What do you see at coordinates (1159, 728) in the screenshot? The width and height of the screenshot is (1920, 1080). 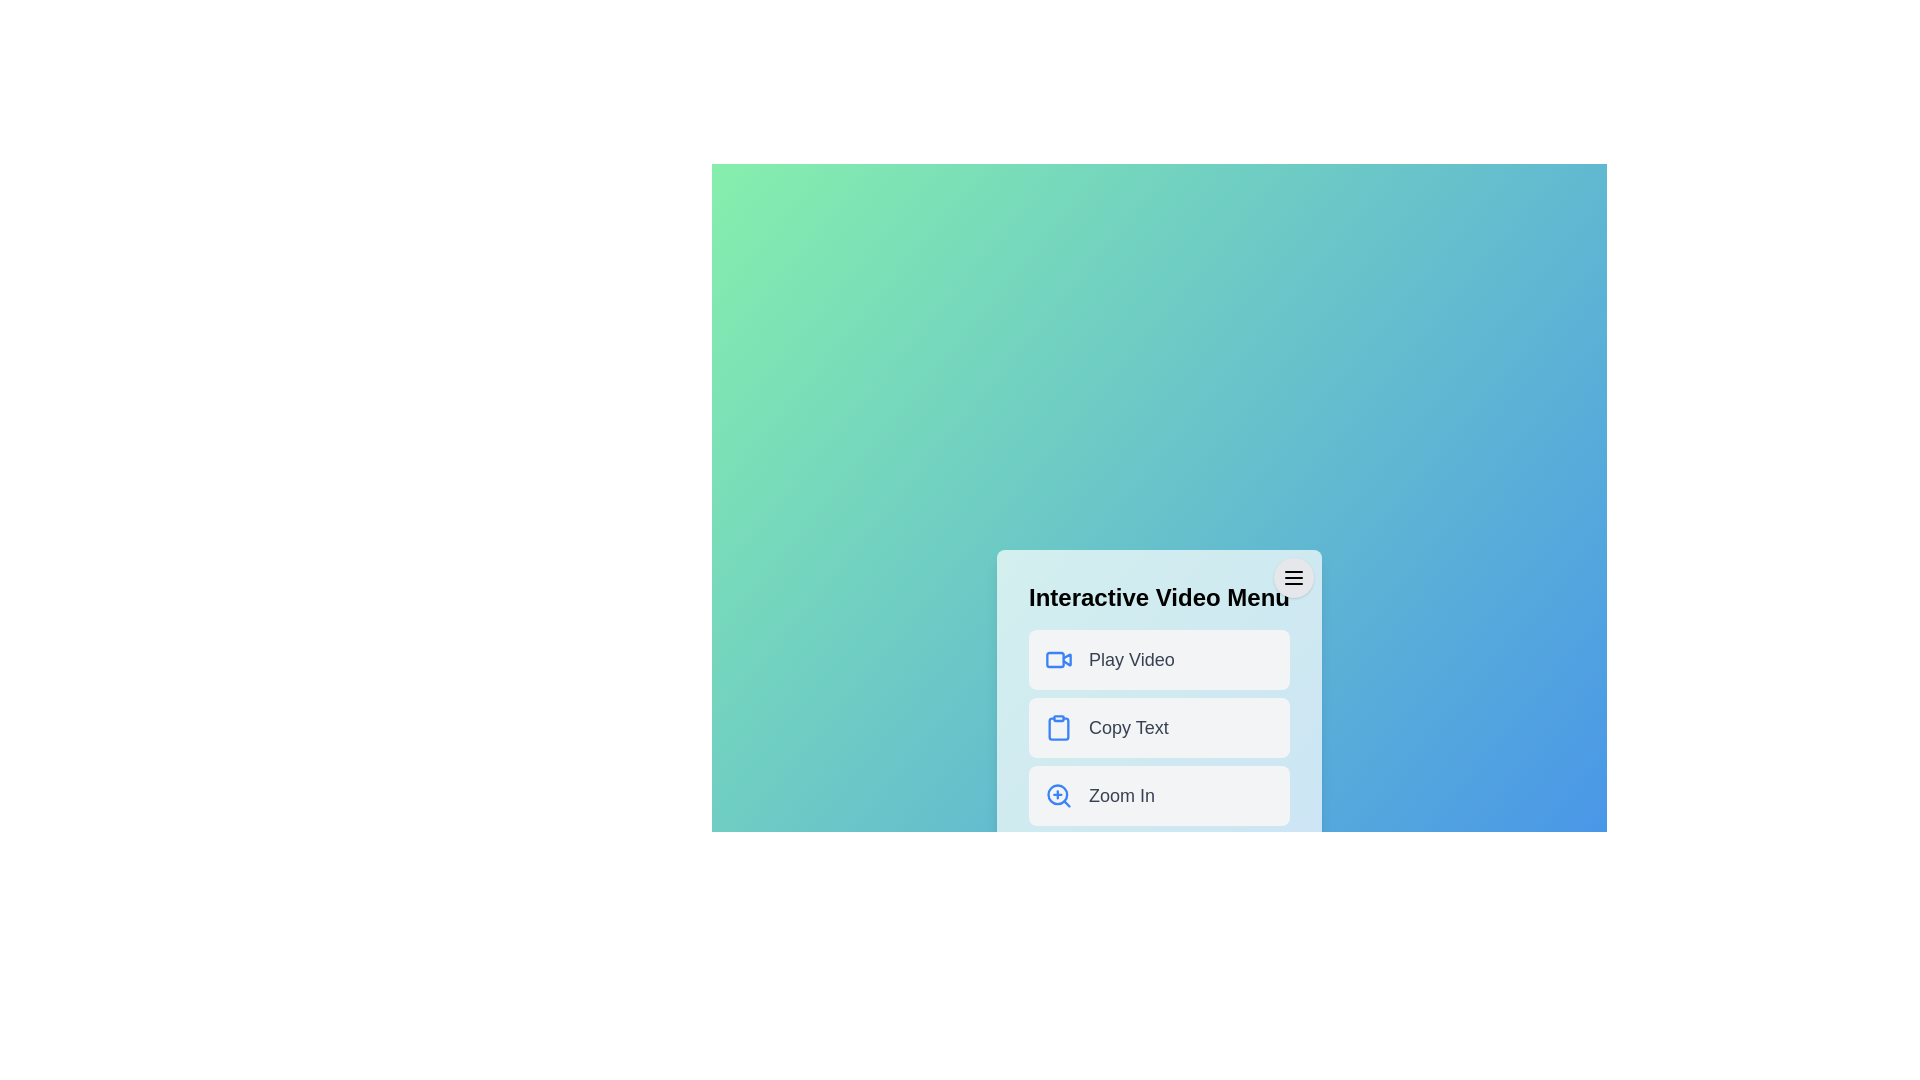 I see `the 'Copy Text' option in the menu` at bounding box center [1159, 728].